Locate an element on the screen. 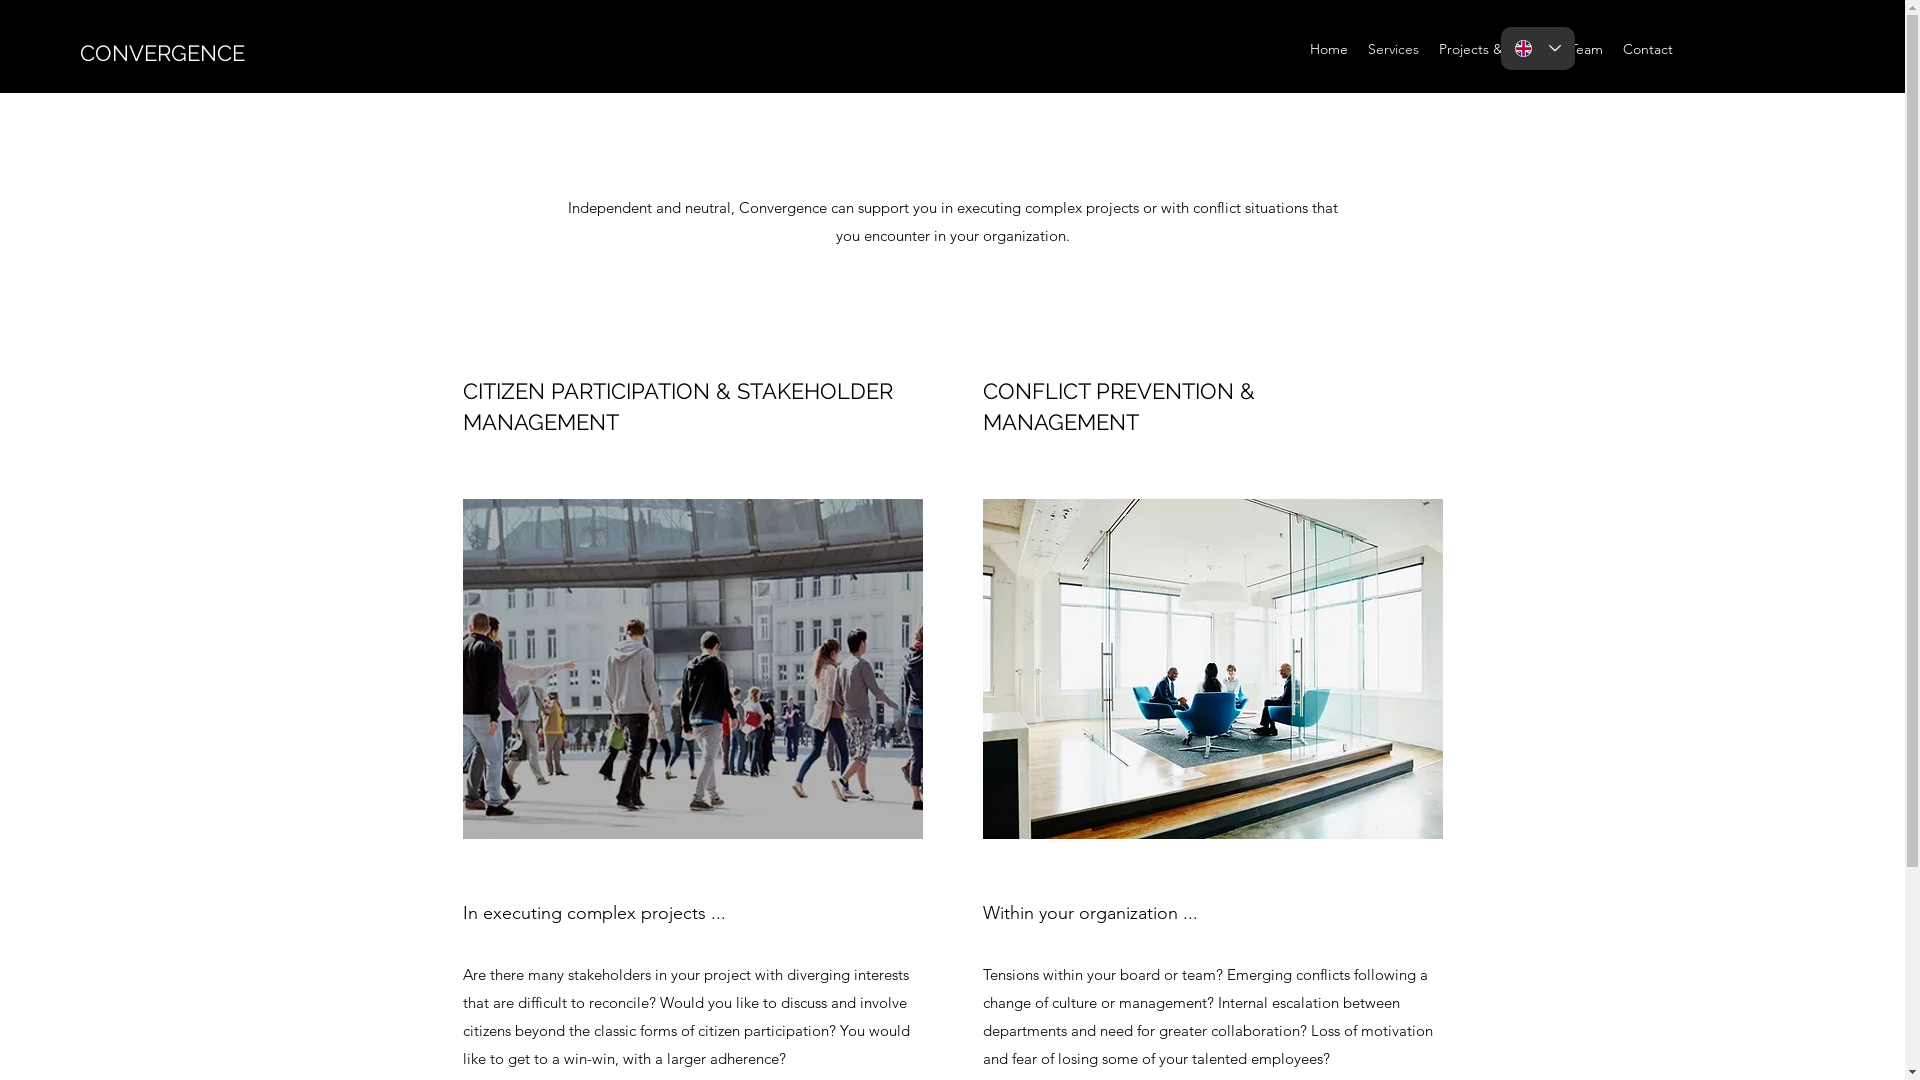 Image resolution: width=1920 pixels, height=1080 pixels. 'Services' is located at coordinates (1358, 48).